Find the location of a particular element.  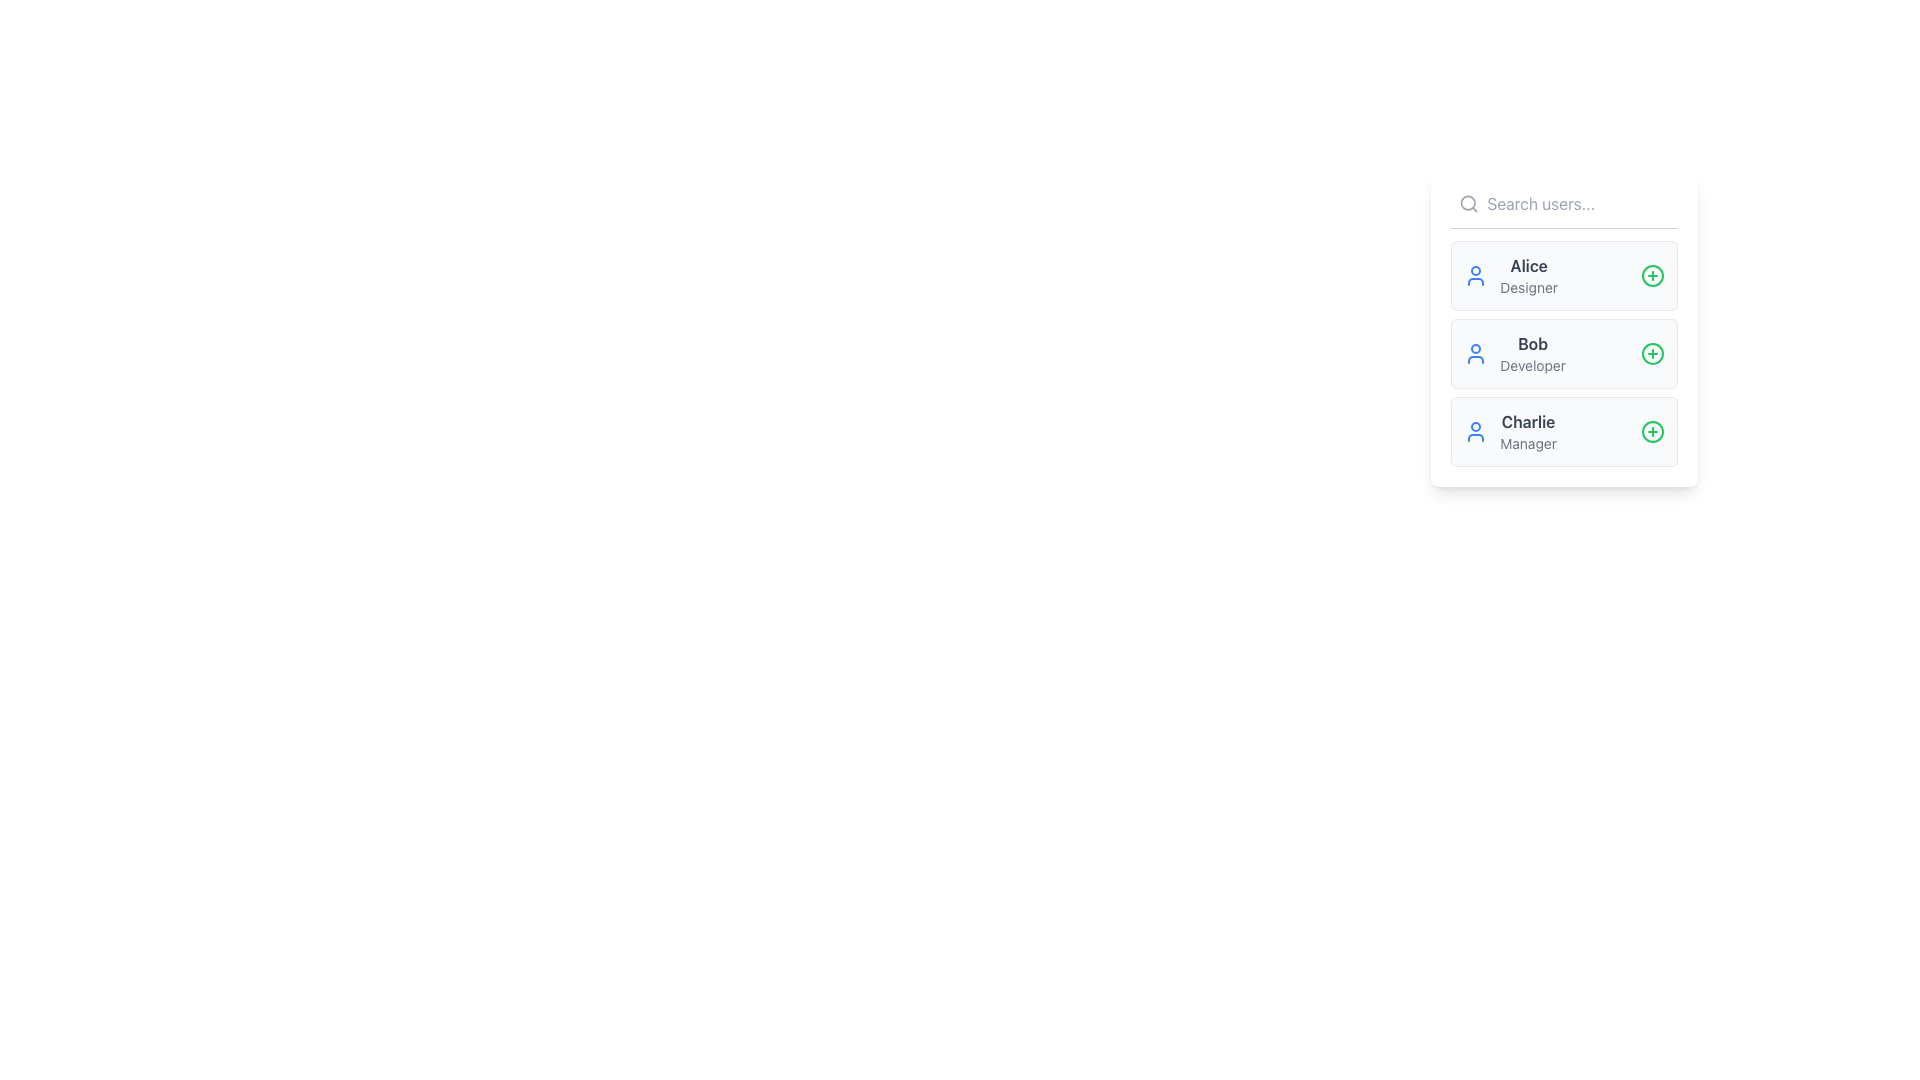

the static text label reading 'Developer' which is styled in a smaller font and lighter gray color, positioned beneath the name 'Bob' in a user card interface is located at coordinates (1532, 366).